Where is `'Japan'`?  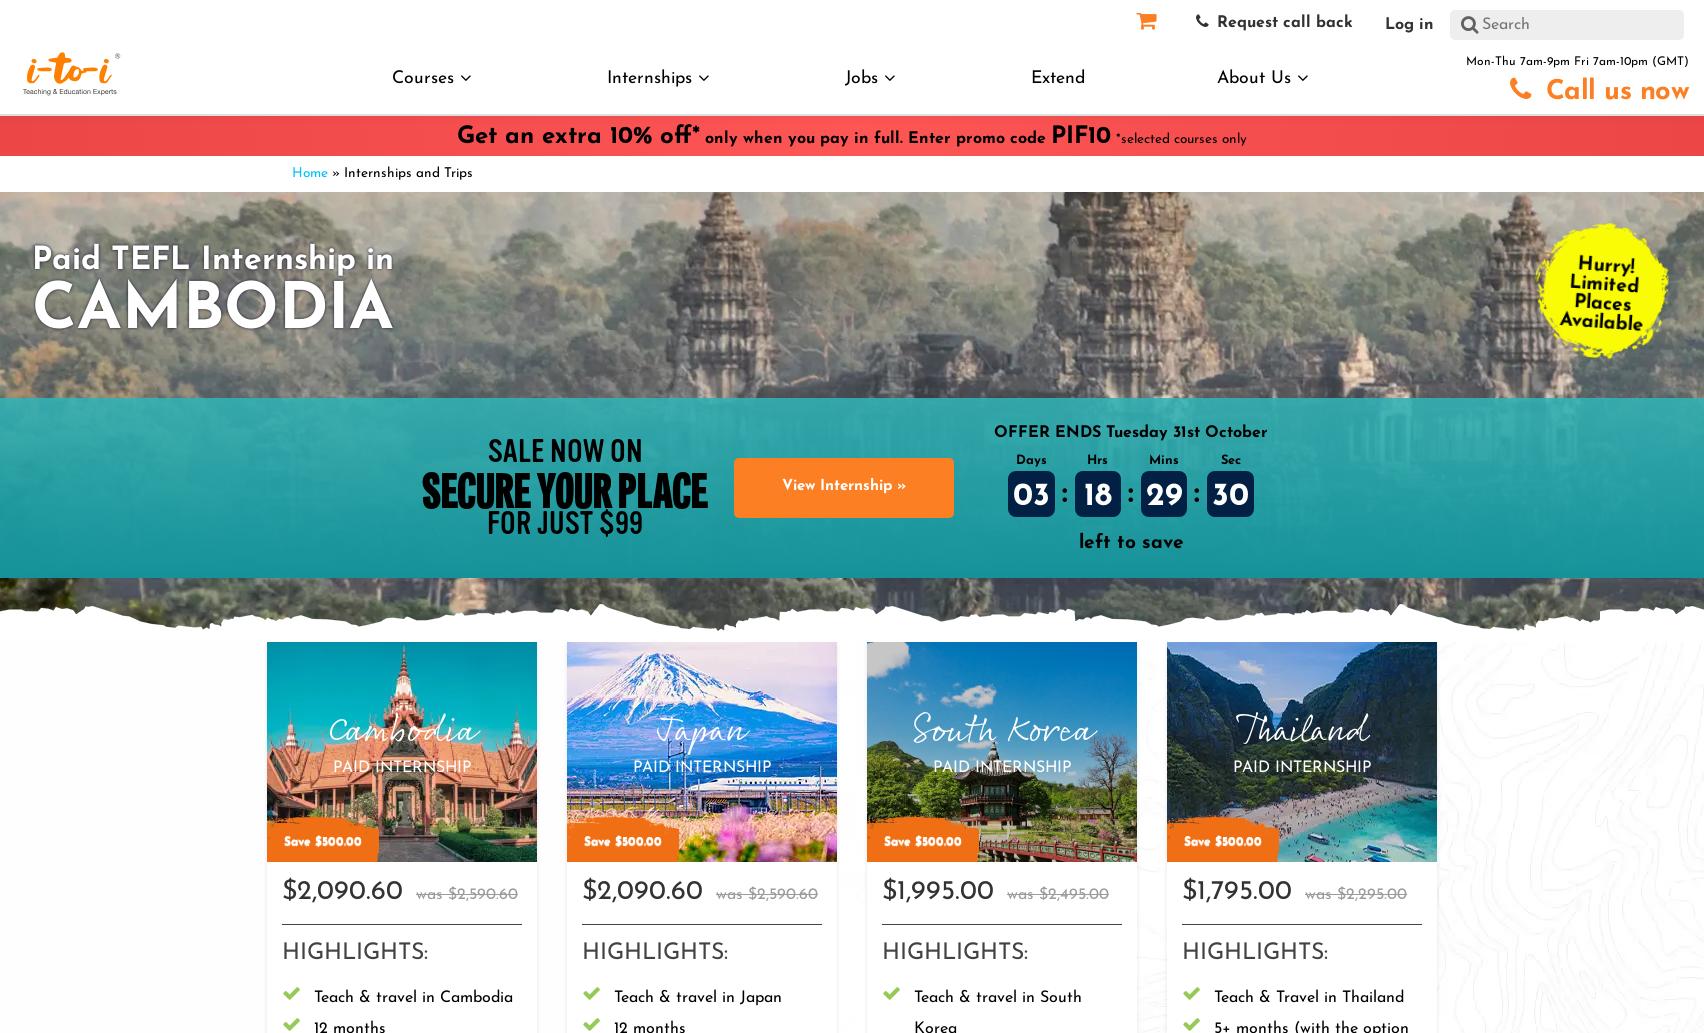
'Japan' is located at coordinates (701, 731).